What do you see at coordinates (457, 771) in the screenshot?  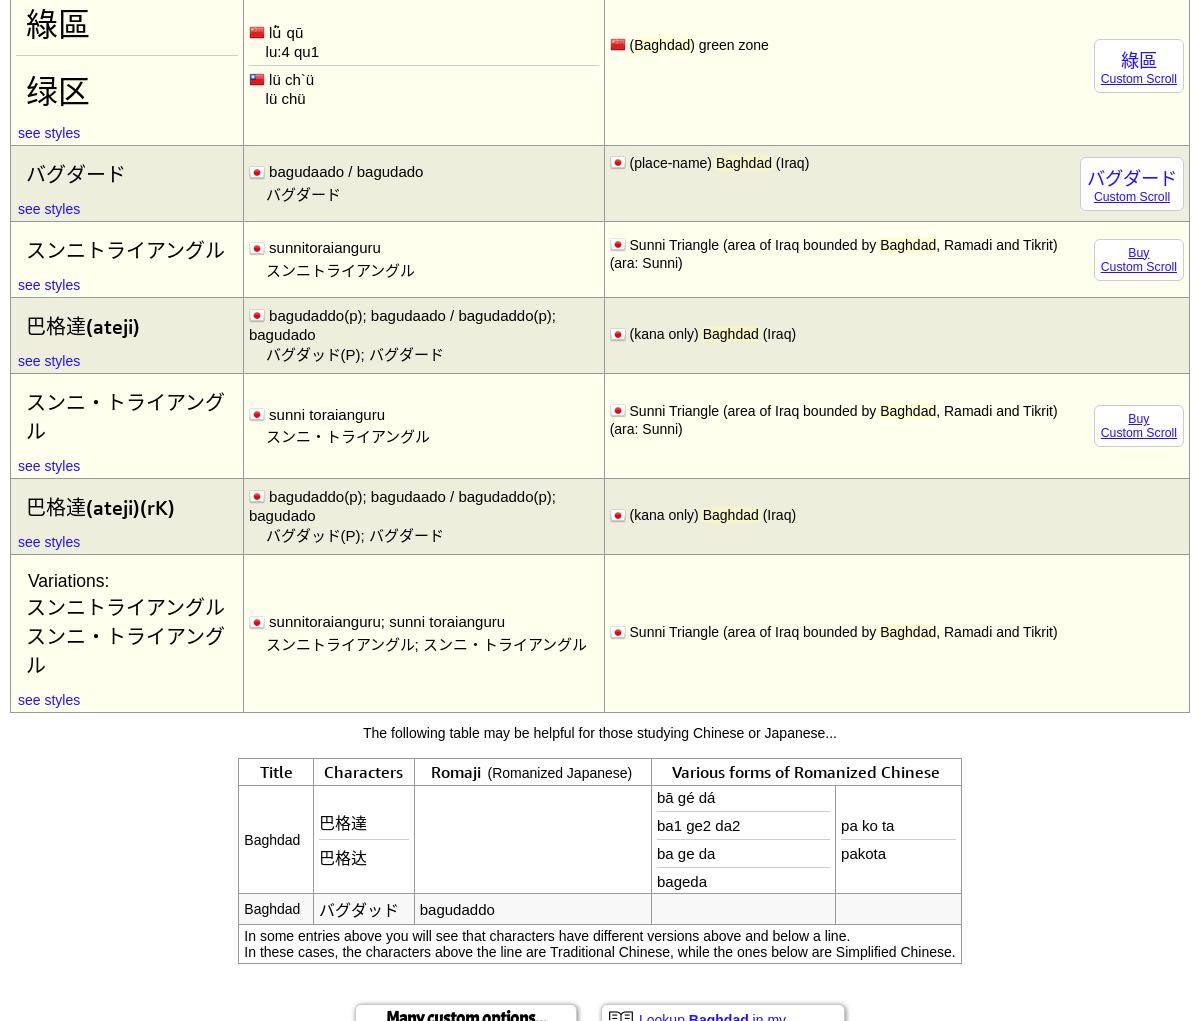 I see `'Romaji'` at bounding box center [457, 771].